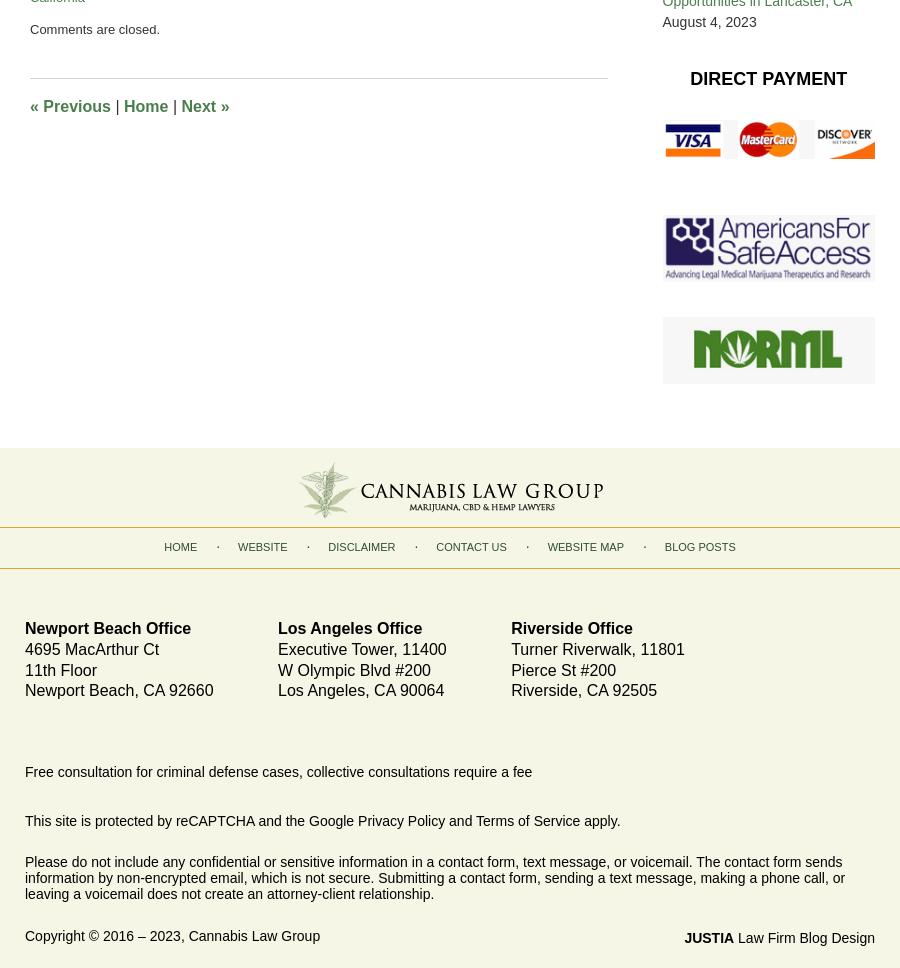 The image size is (900, 968). What do you see at coordinates (698, 546) in the screenshot?
I see `'Blog Posts'` at bounding box center [698, 546].